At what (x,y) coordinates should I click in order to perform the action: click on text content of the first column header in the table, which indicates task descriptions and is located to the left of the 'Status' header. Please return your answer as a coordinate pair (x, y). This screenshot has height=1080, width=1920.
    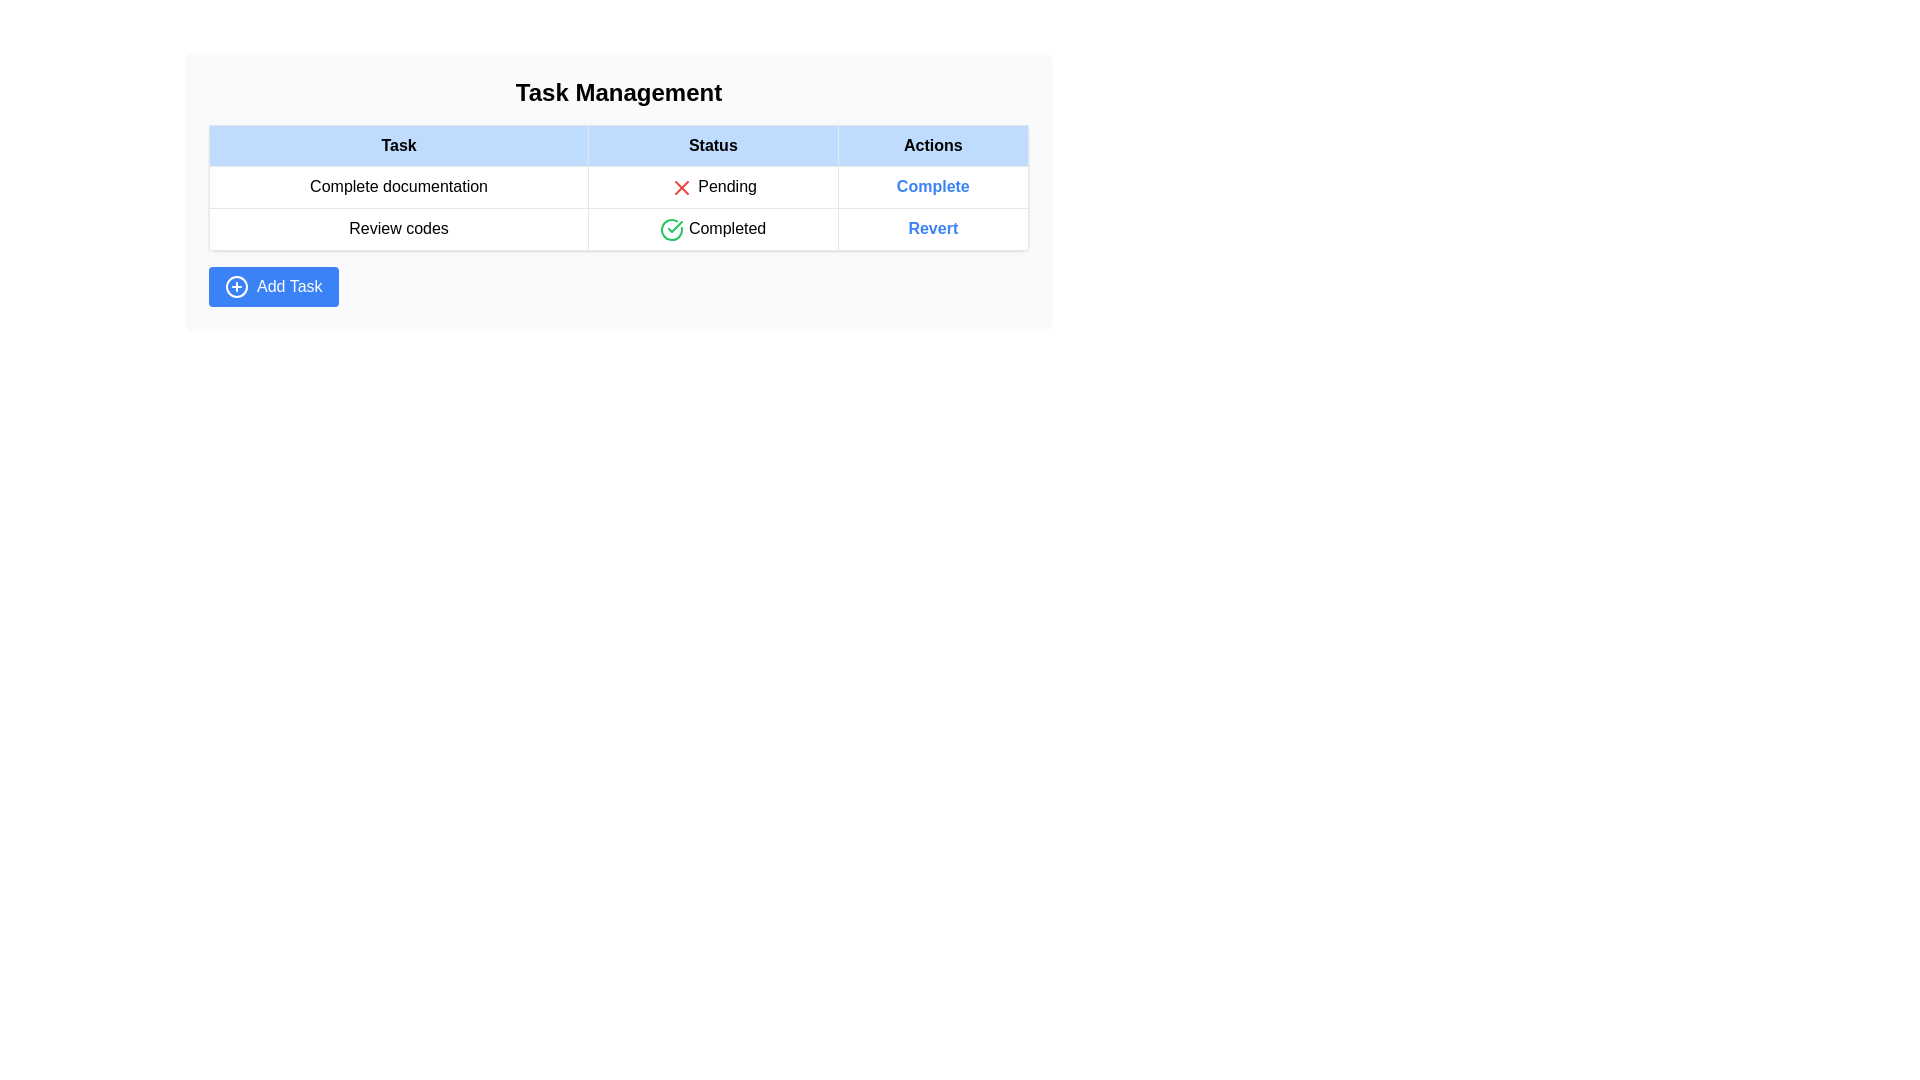
    Looking at the image, I should click on (398, 145).